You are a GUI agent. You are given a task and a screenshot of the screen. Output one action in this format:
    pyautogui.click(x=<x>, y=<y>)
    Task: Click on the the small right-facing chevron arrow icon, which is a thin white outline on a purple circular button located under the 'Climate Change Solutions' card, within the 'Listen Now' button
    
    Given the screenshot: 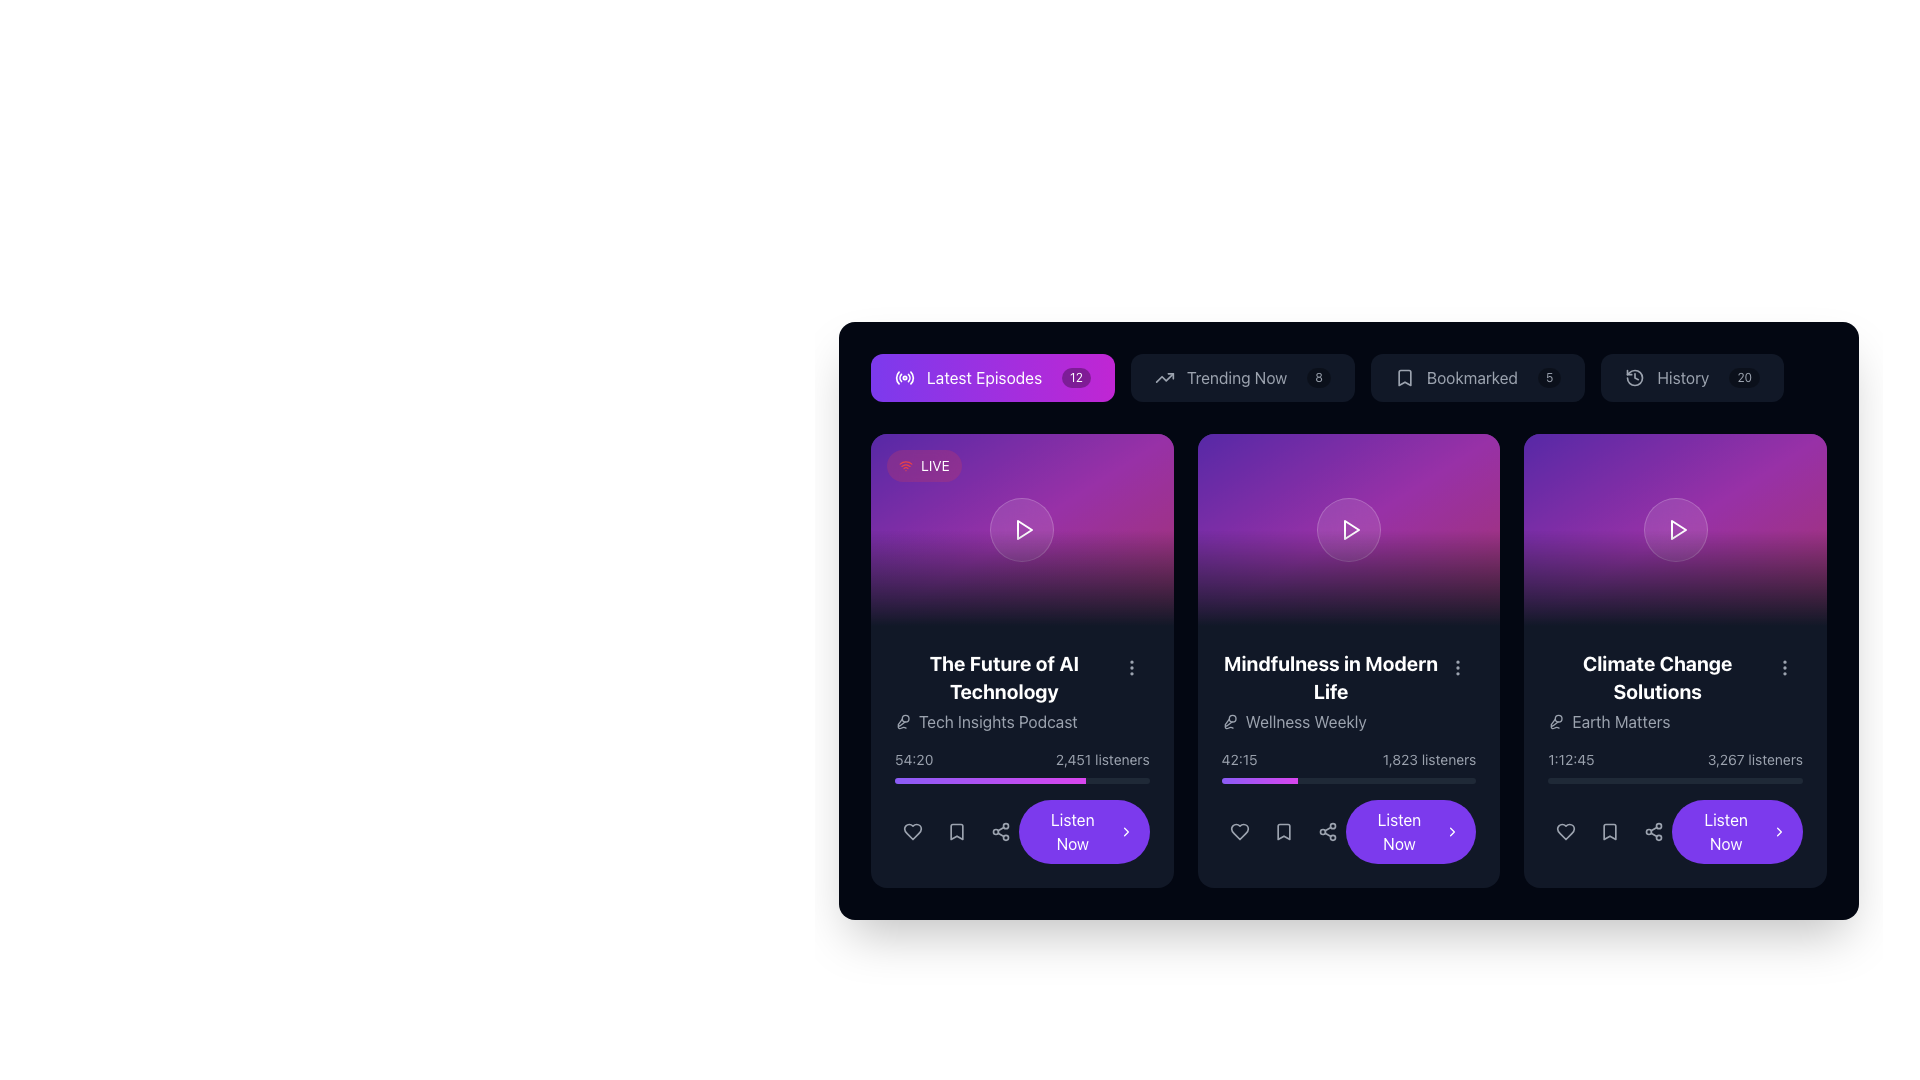 What is the action you would take?
    pyautogui.click(x=1779, y=832)
    